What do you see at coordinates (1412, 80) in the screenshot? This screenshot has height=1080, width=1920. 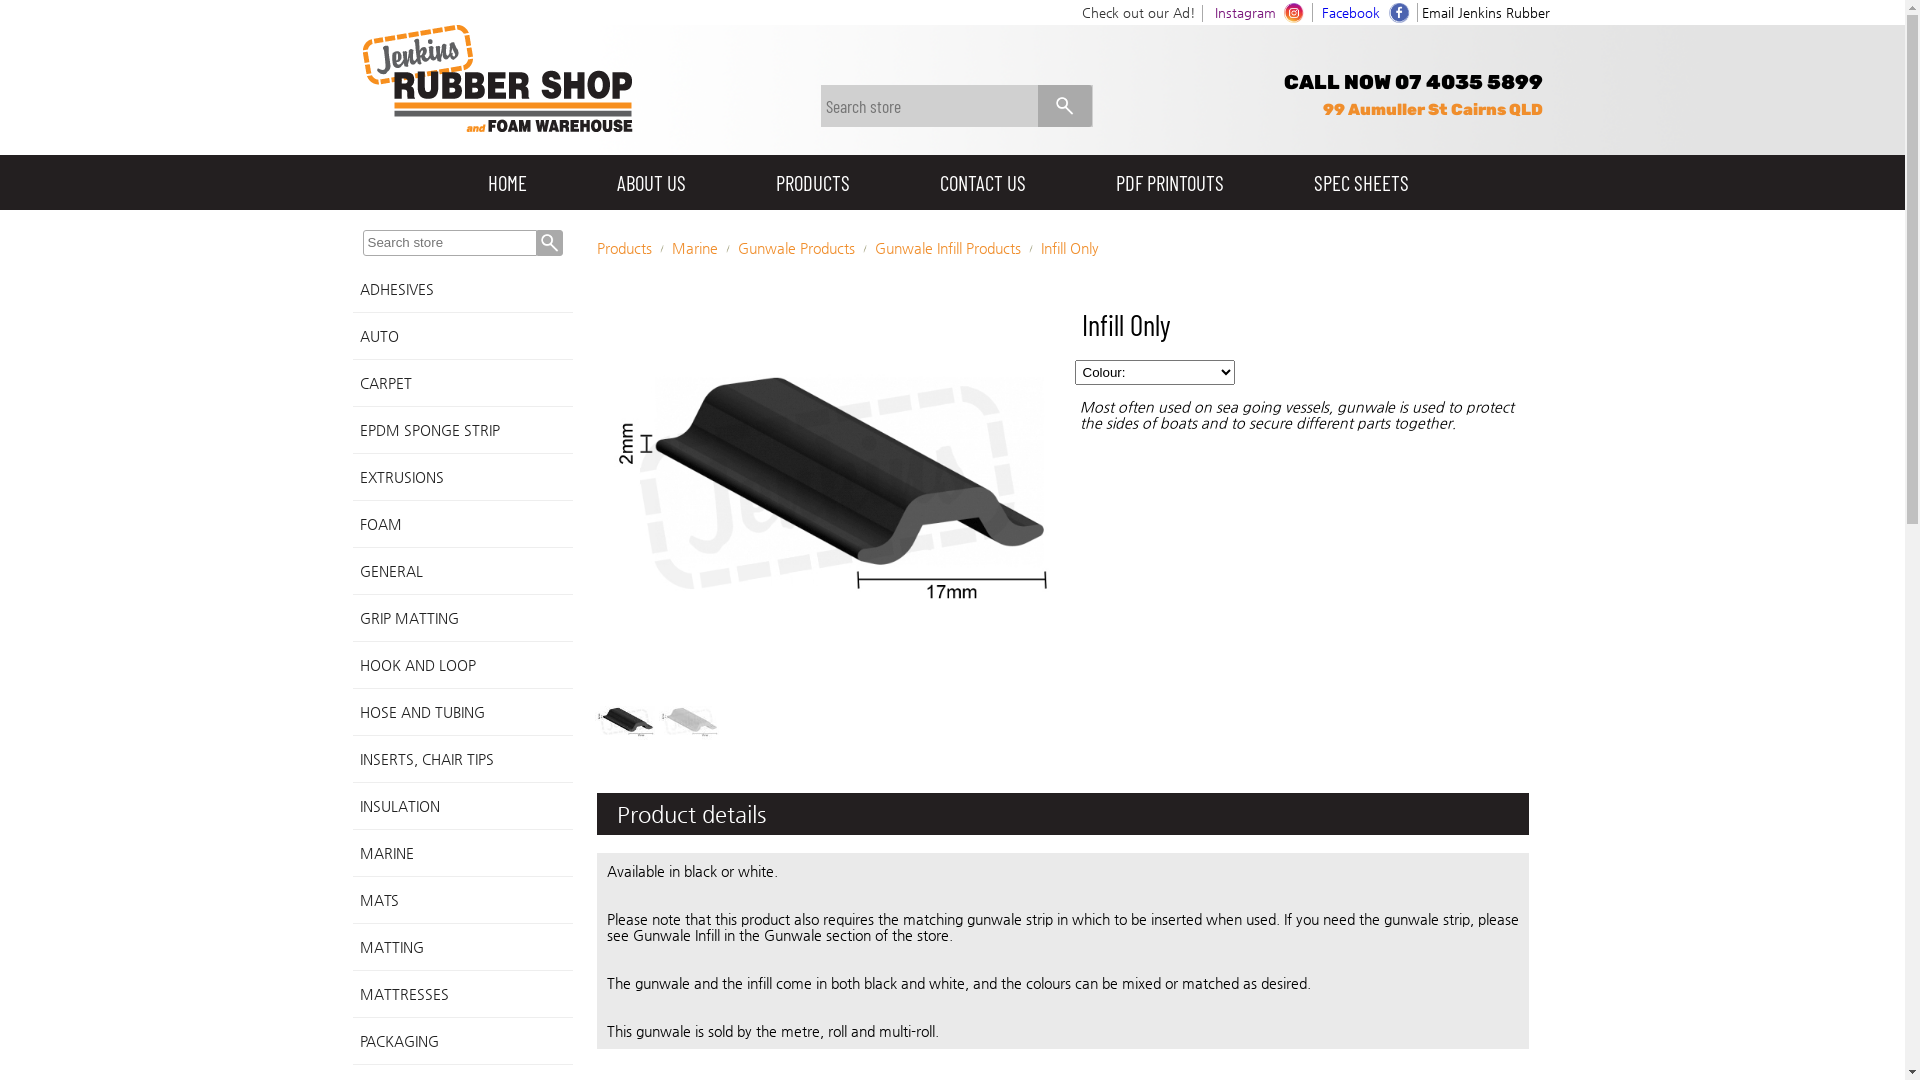 I see `'CALL NOW 07 4035 5899'` at bounding box center [1412, 80].